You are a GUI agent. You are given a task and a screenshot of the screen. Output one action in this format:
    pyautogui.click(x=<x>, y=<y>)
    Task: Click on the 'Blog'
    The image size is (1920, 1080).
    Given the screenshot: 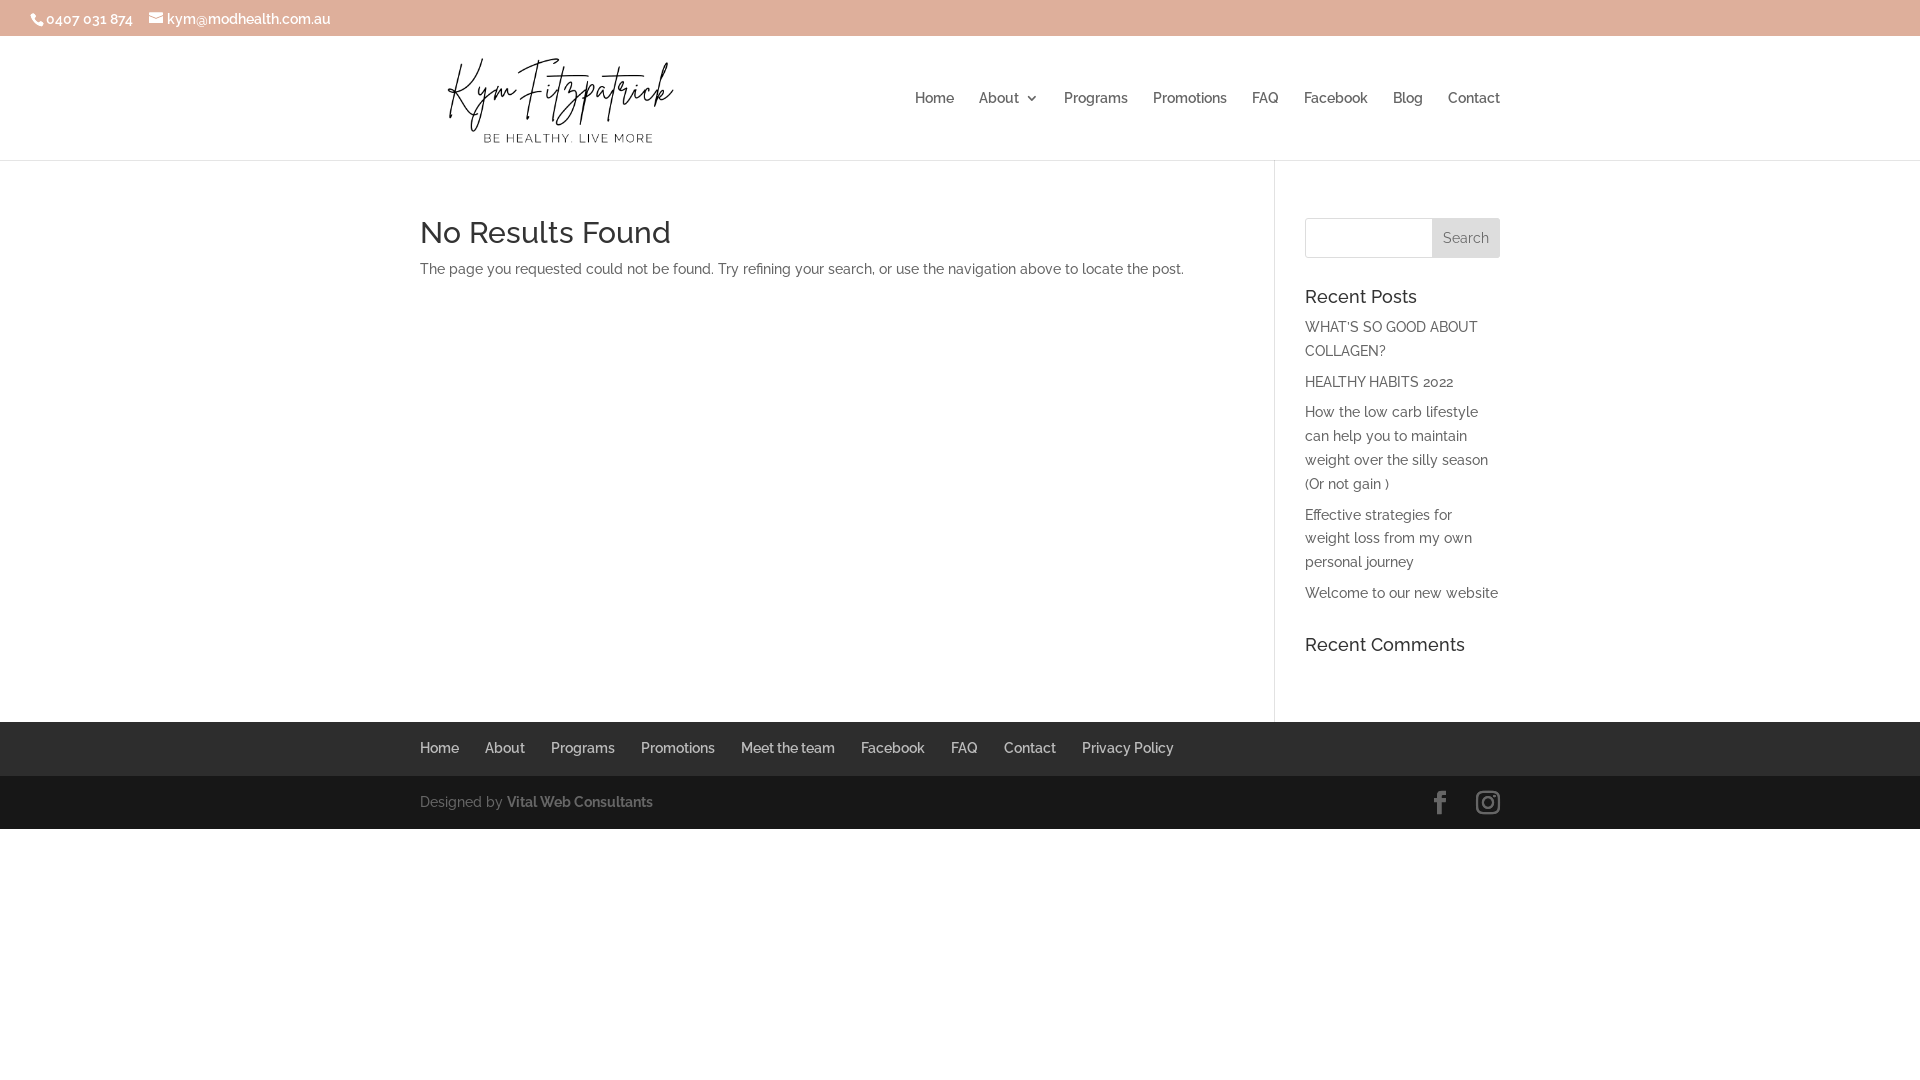 What is the action you would take?
    pyautogui.click(x=1406, y=125)
    